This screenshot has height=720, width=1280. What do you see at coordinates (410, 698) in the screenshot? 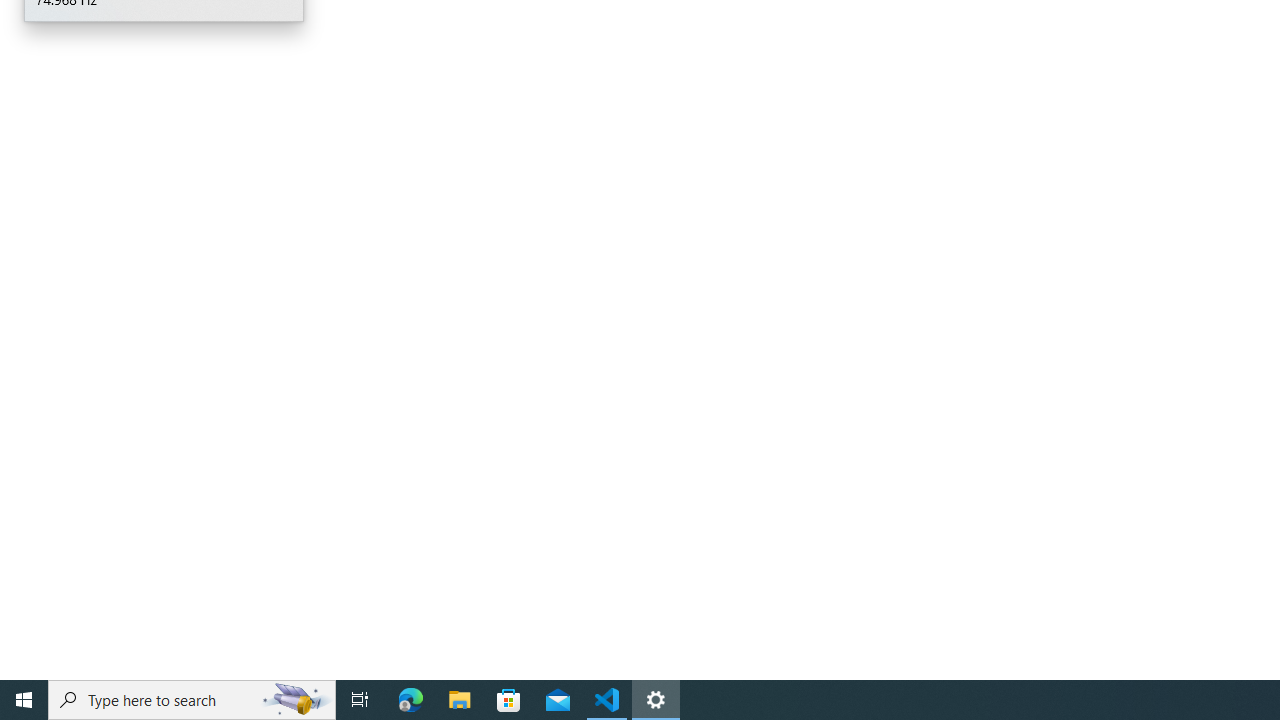
I see `'Microsoft Edge'` at bounding box center [410, 698].